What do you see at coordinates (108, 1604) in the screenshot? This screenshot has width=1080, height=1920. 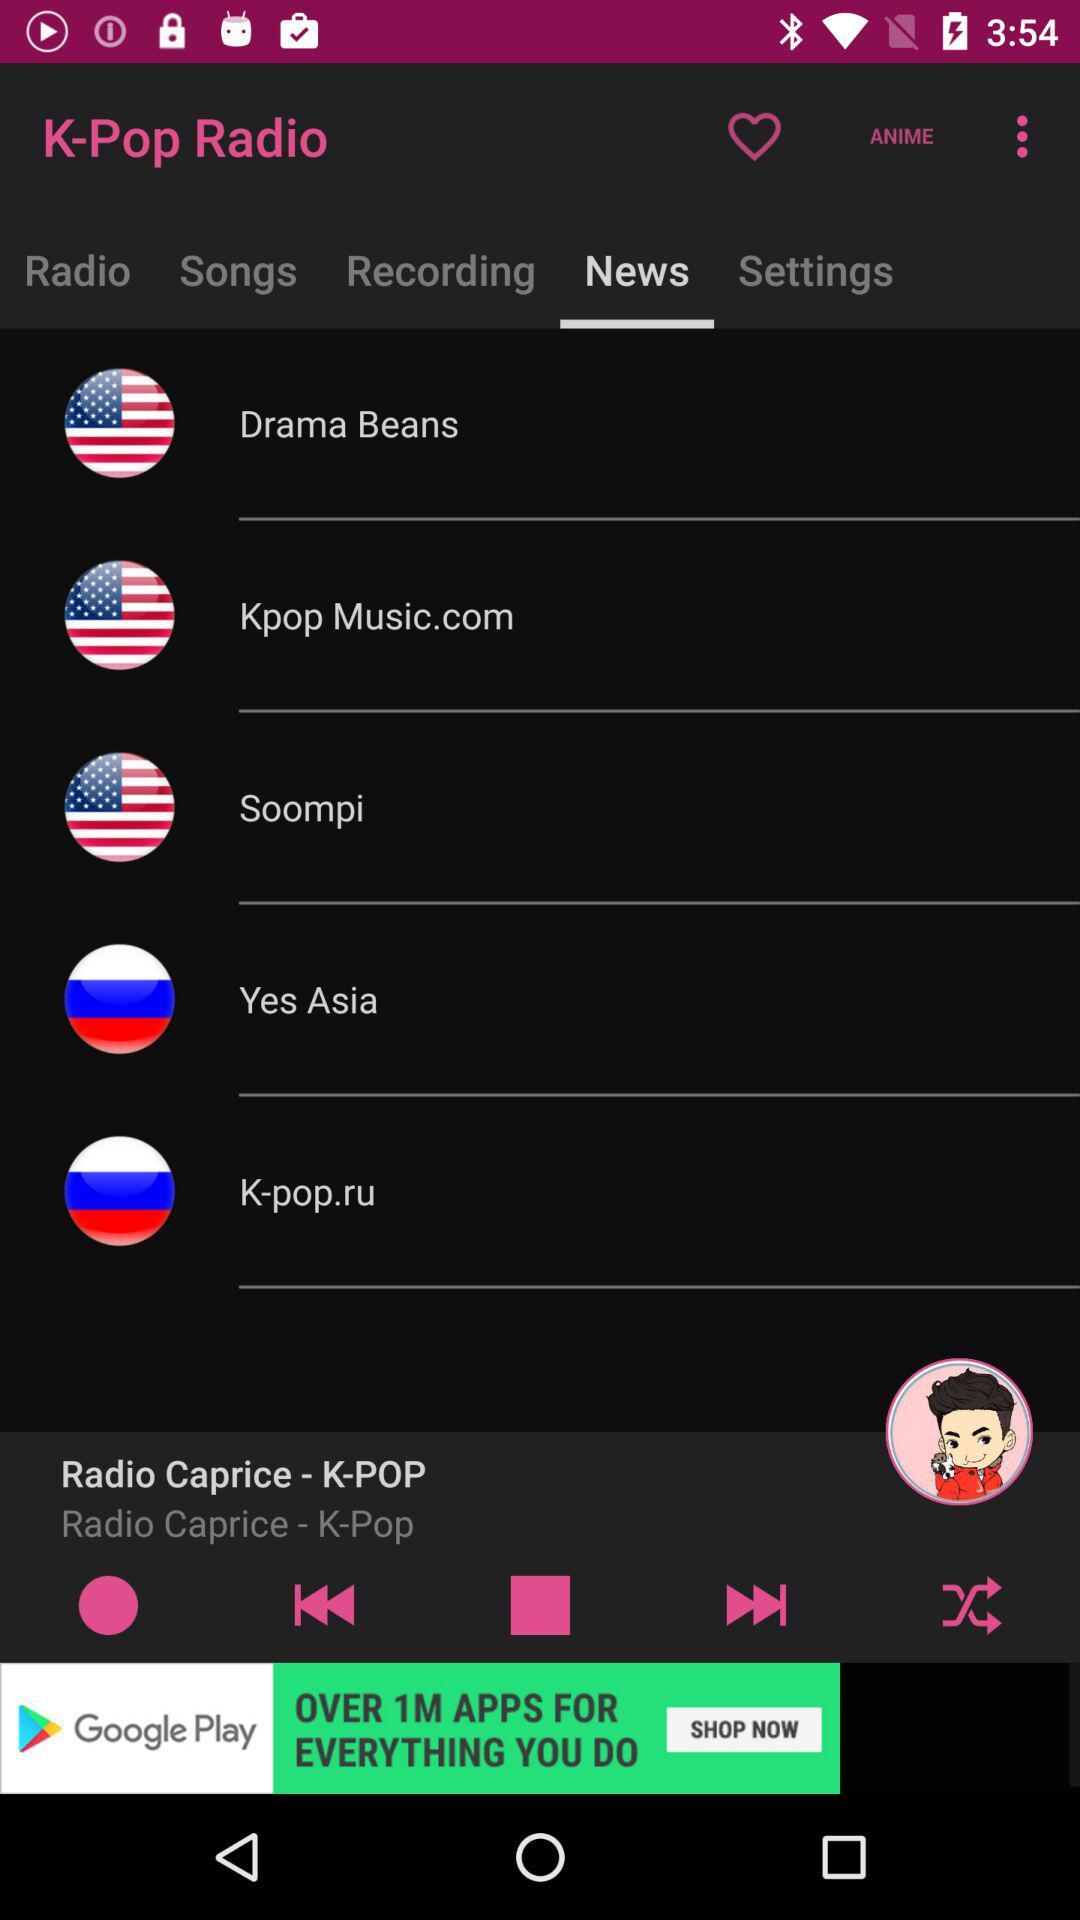 I see `record option` at bounding box center [108, 1604].